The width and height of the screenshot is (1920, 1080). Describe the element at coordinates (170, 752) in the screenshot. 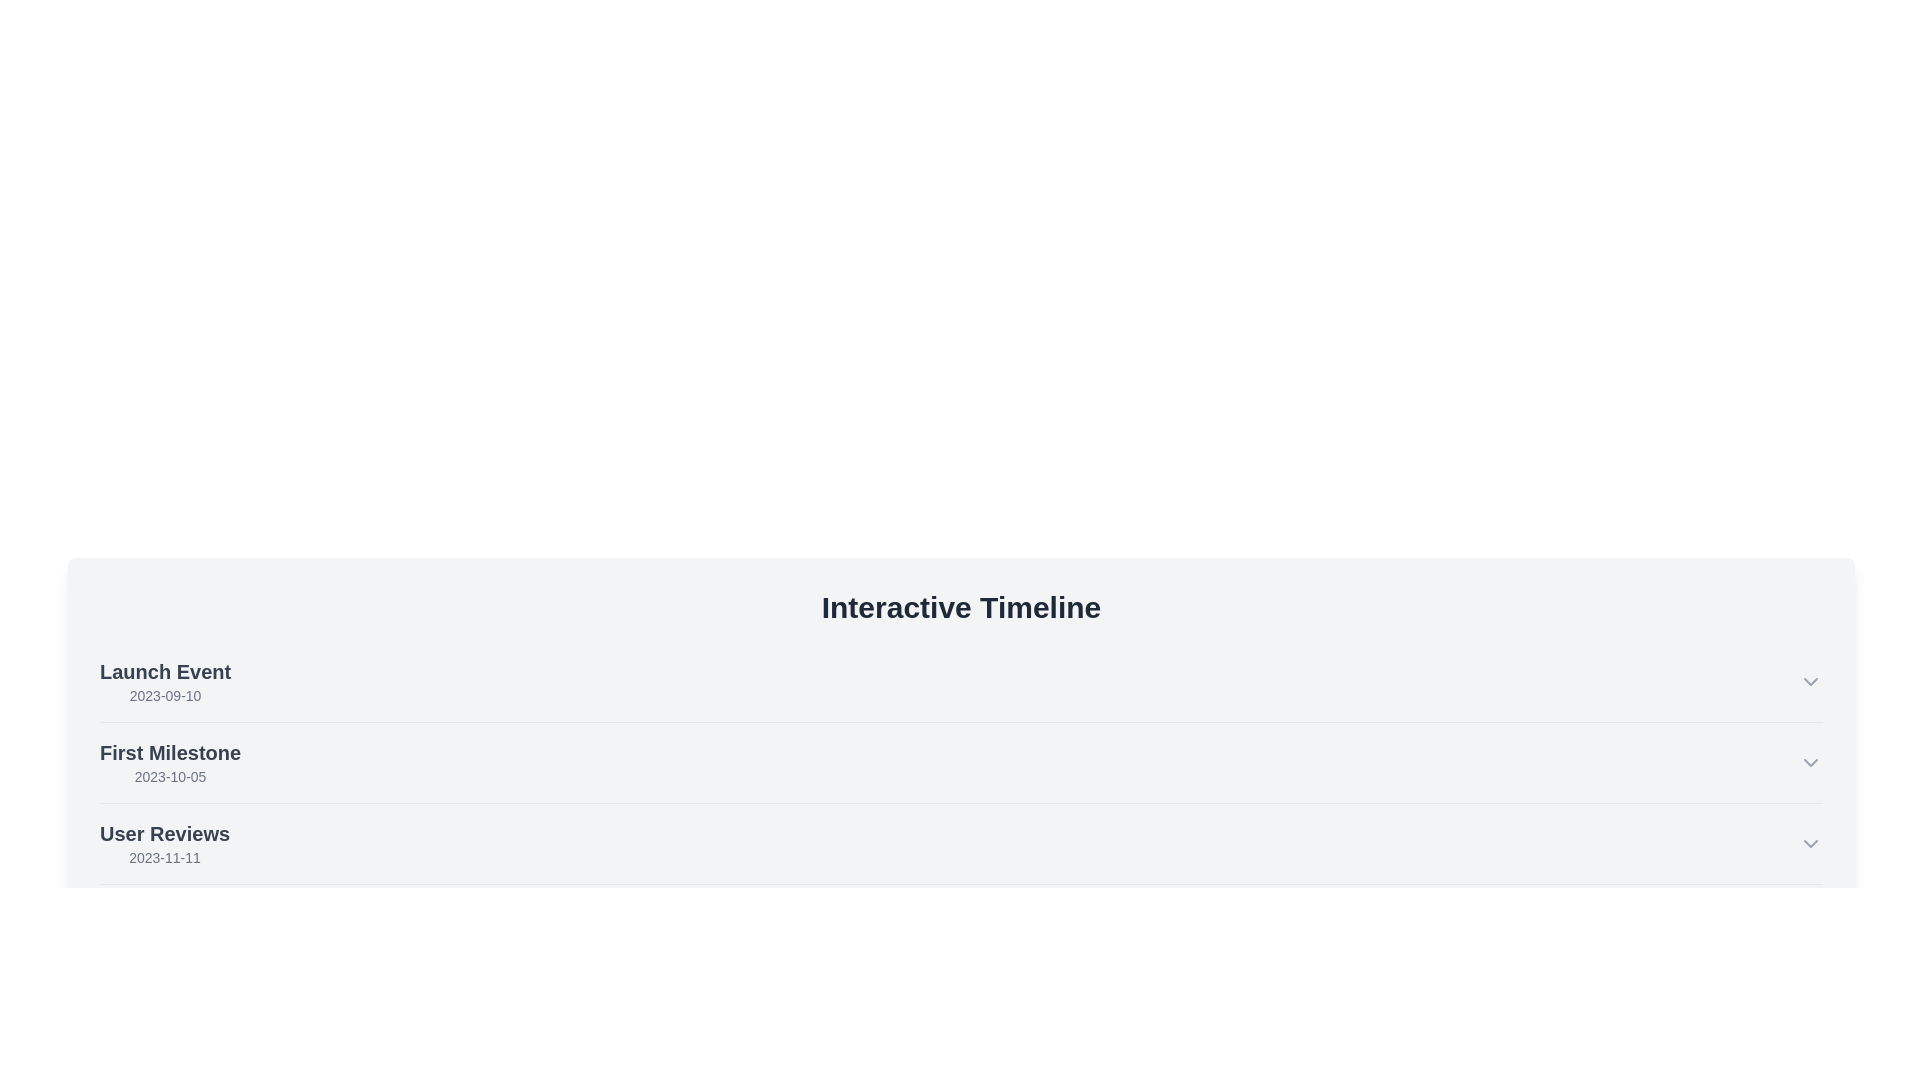

I see `the text label for the timeline event titled 'First Milestone'` at that location.